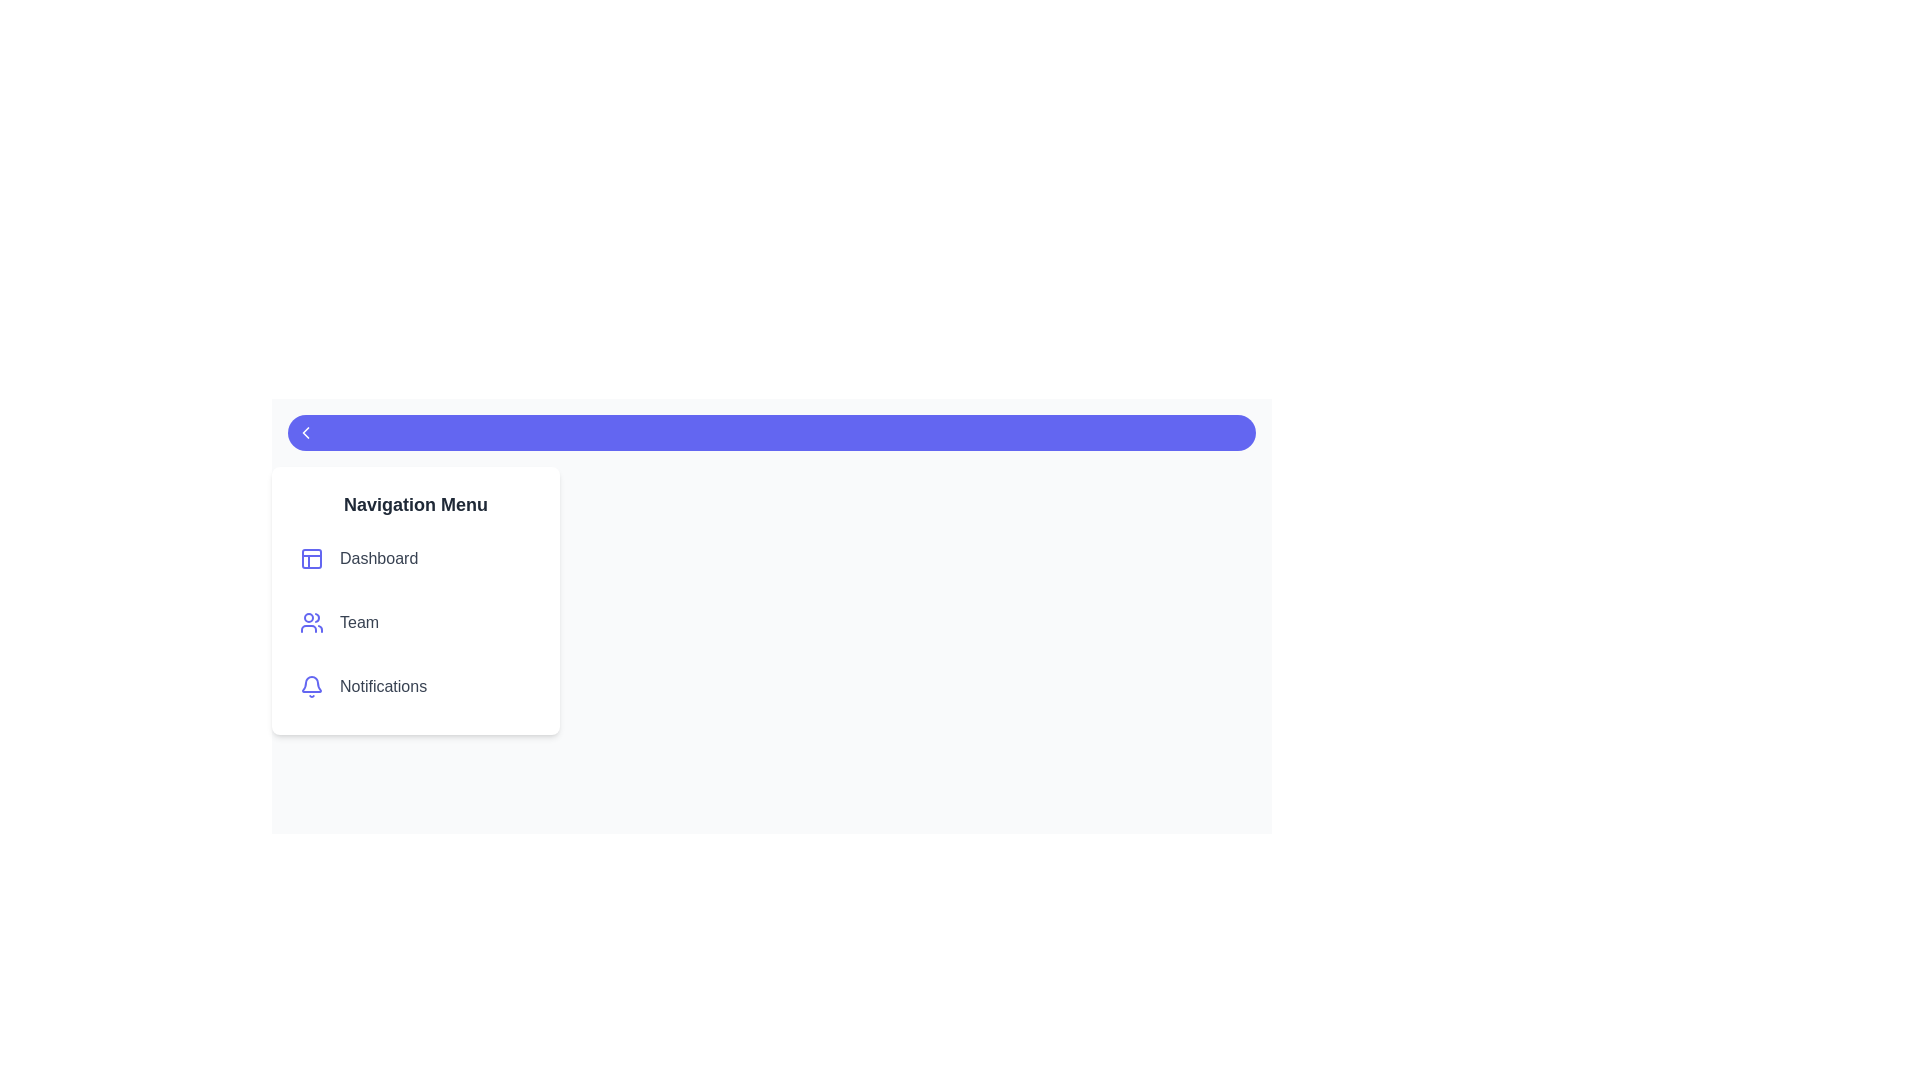 The image size is (1920, 1080). I want to click on the menu item labeled Team to observe the visual feedback, so click(415, 622).